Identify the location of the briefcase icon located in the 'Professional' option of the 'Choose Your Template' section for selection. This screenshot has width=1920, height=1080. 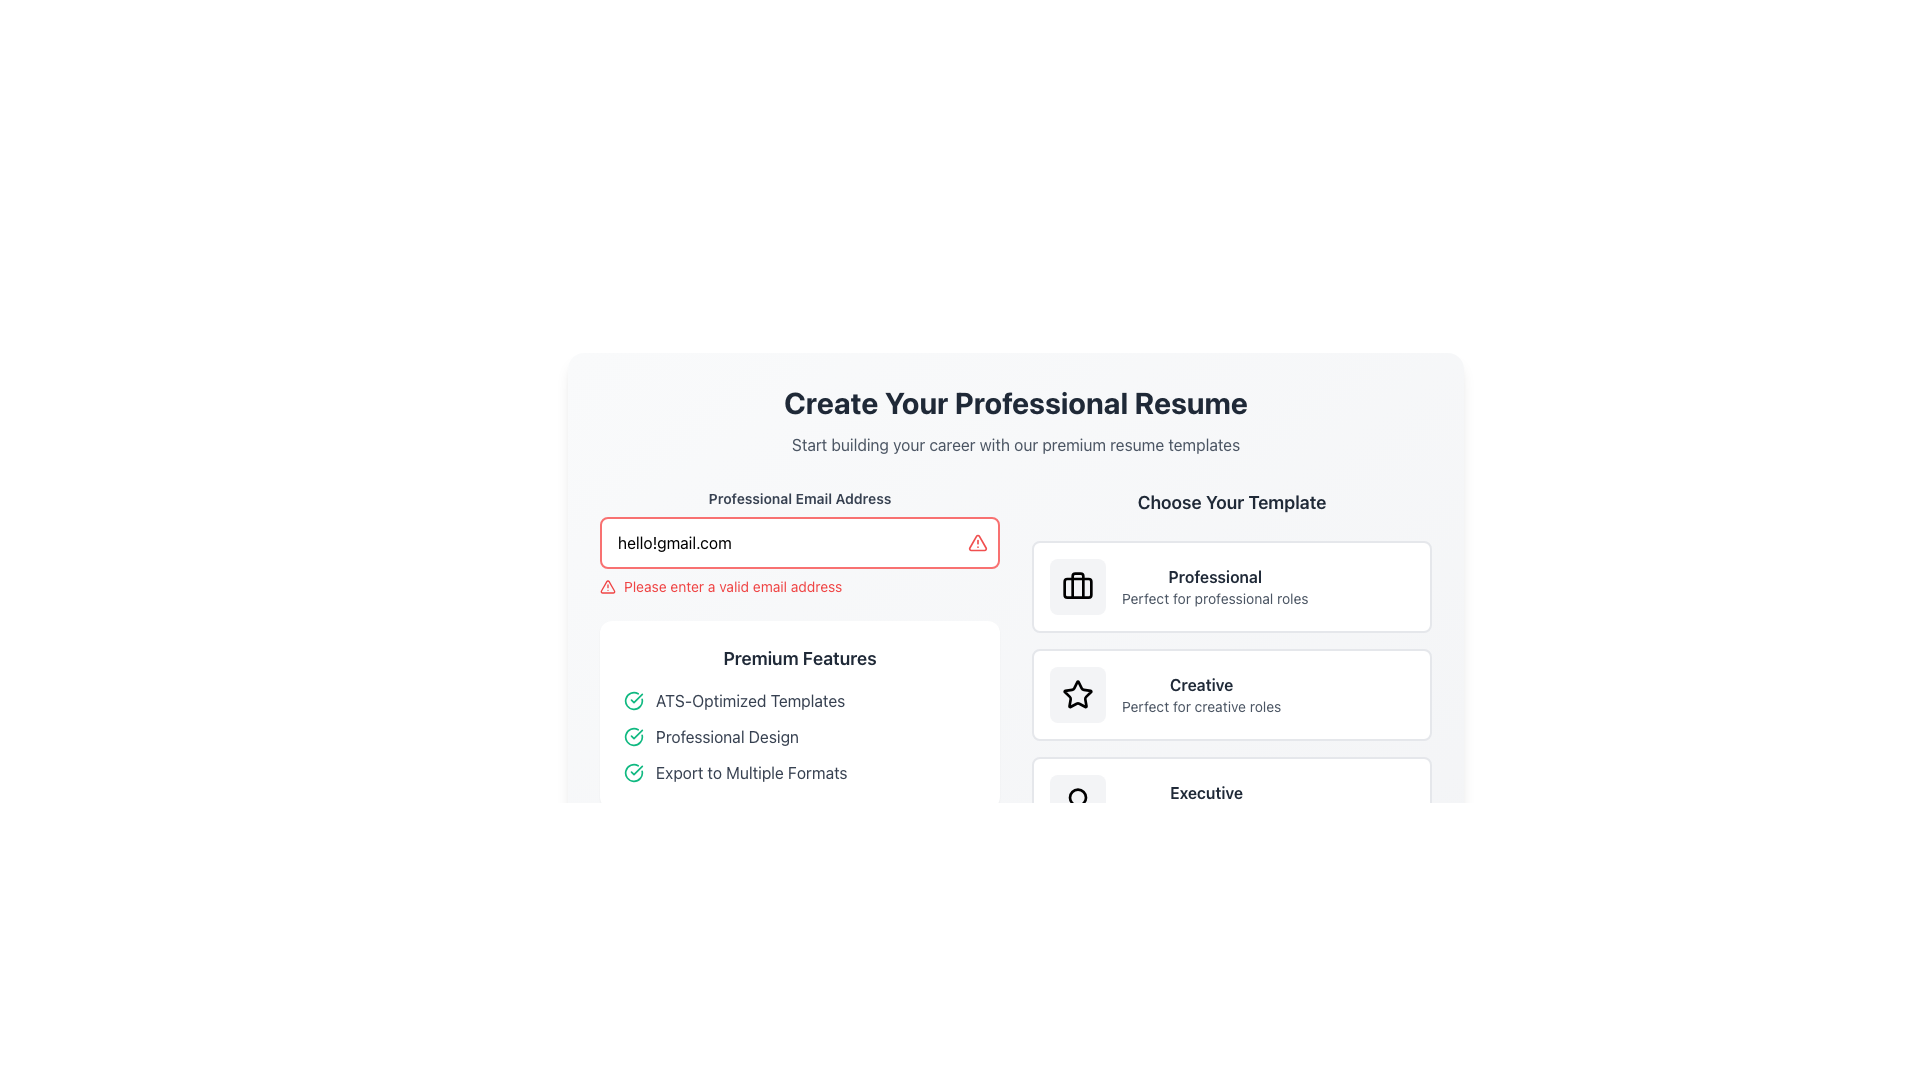
(1077, 585).